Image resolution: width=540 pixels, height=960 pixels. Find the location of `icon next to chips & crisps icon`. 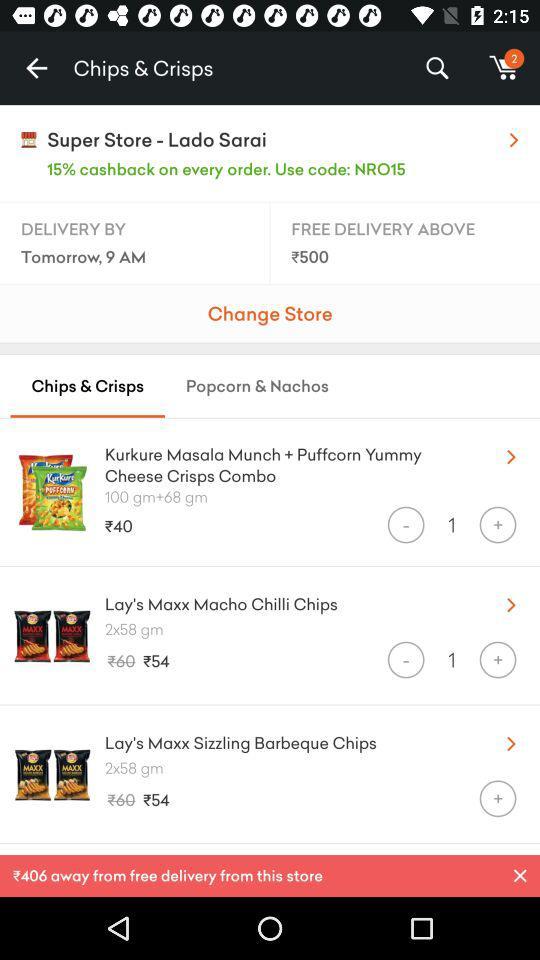

icon next to chips & crisps icon is located at coordinates (36, 68).